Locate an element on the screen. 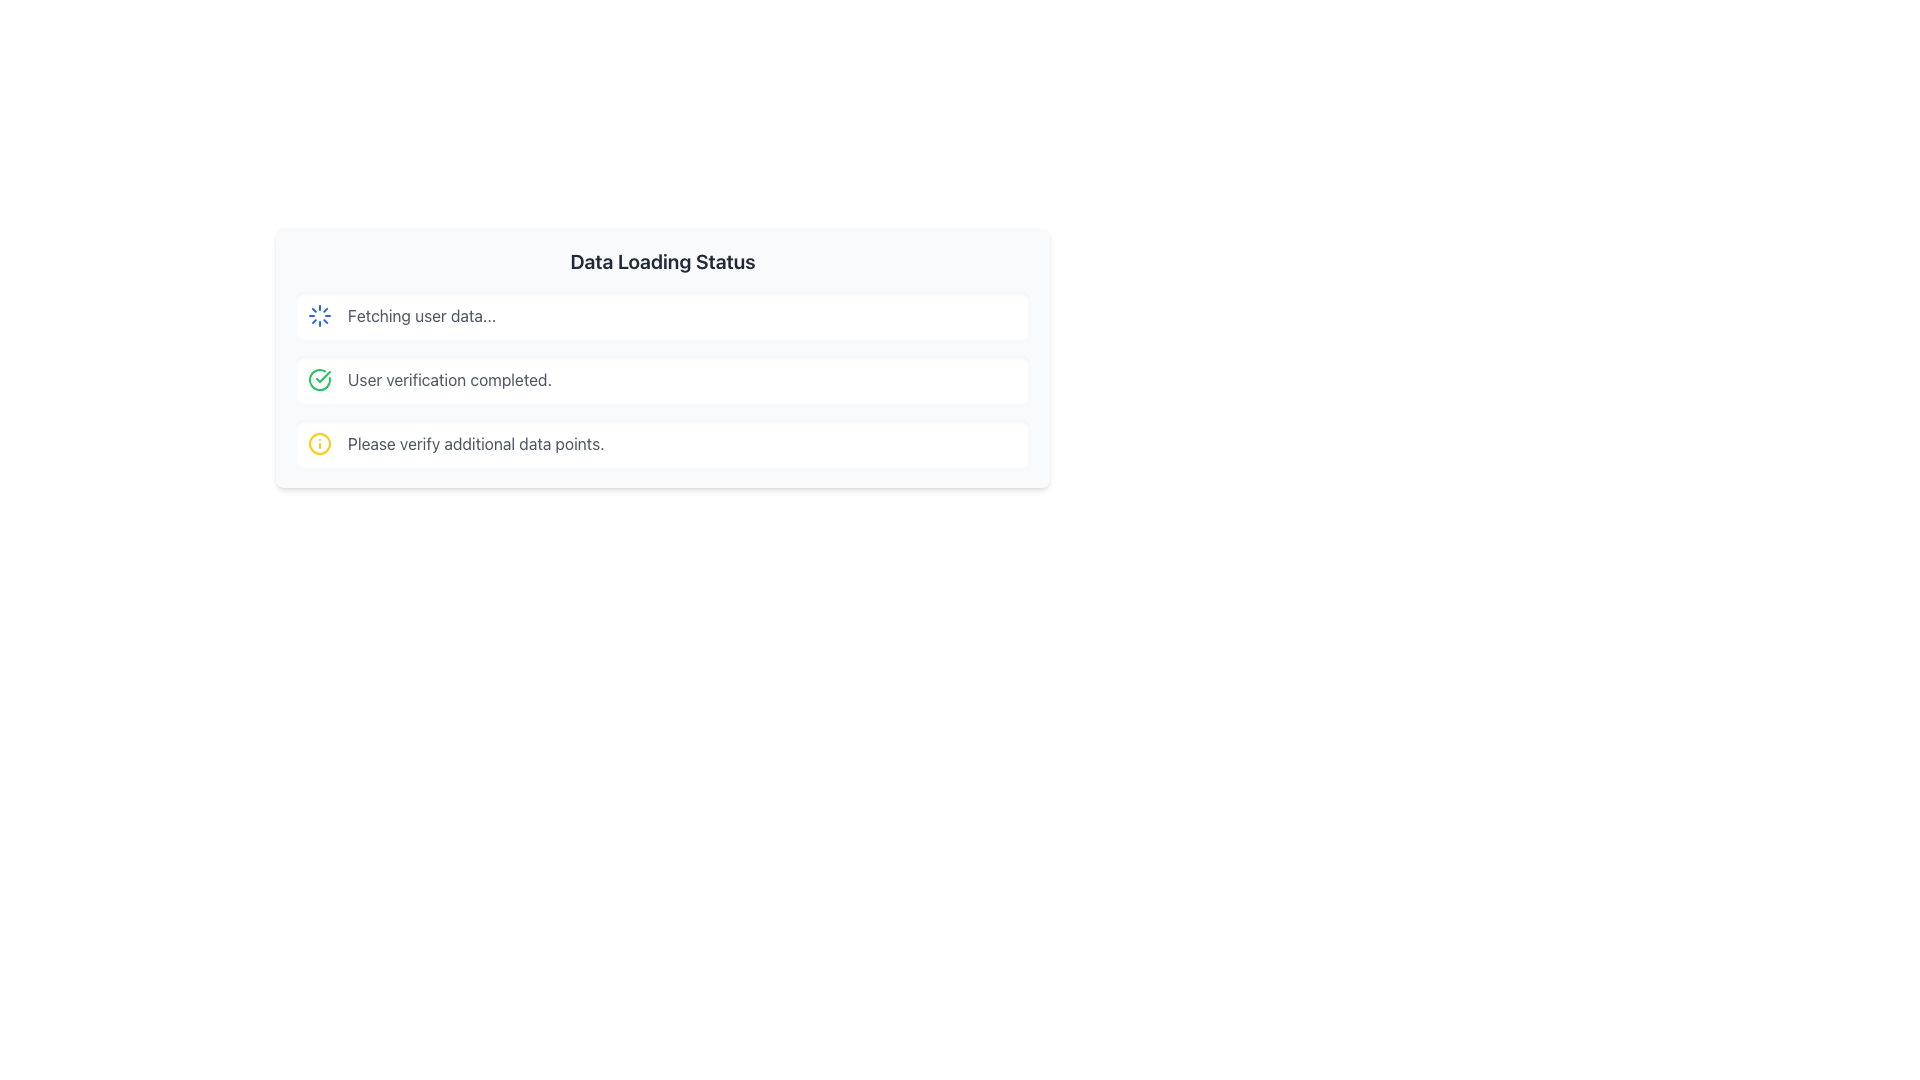  the Spinning loader icon, which is a blue circular animated icon located to the left of the text 'Fetching user data...' is located at coordinates (320, 315).